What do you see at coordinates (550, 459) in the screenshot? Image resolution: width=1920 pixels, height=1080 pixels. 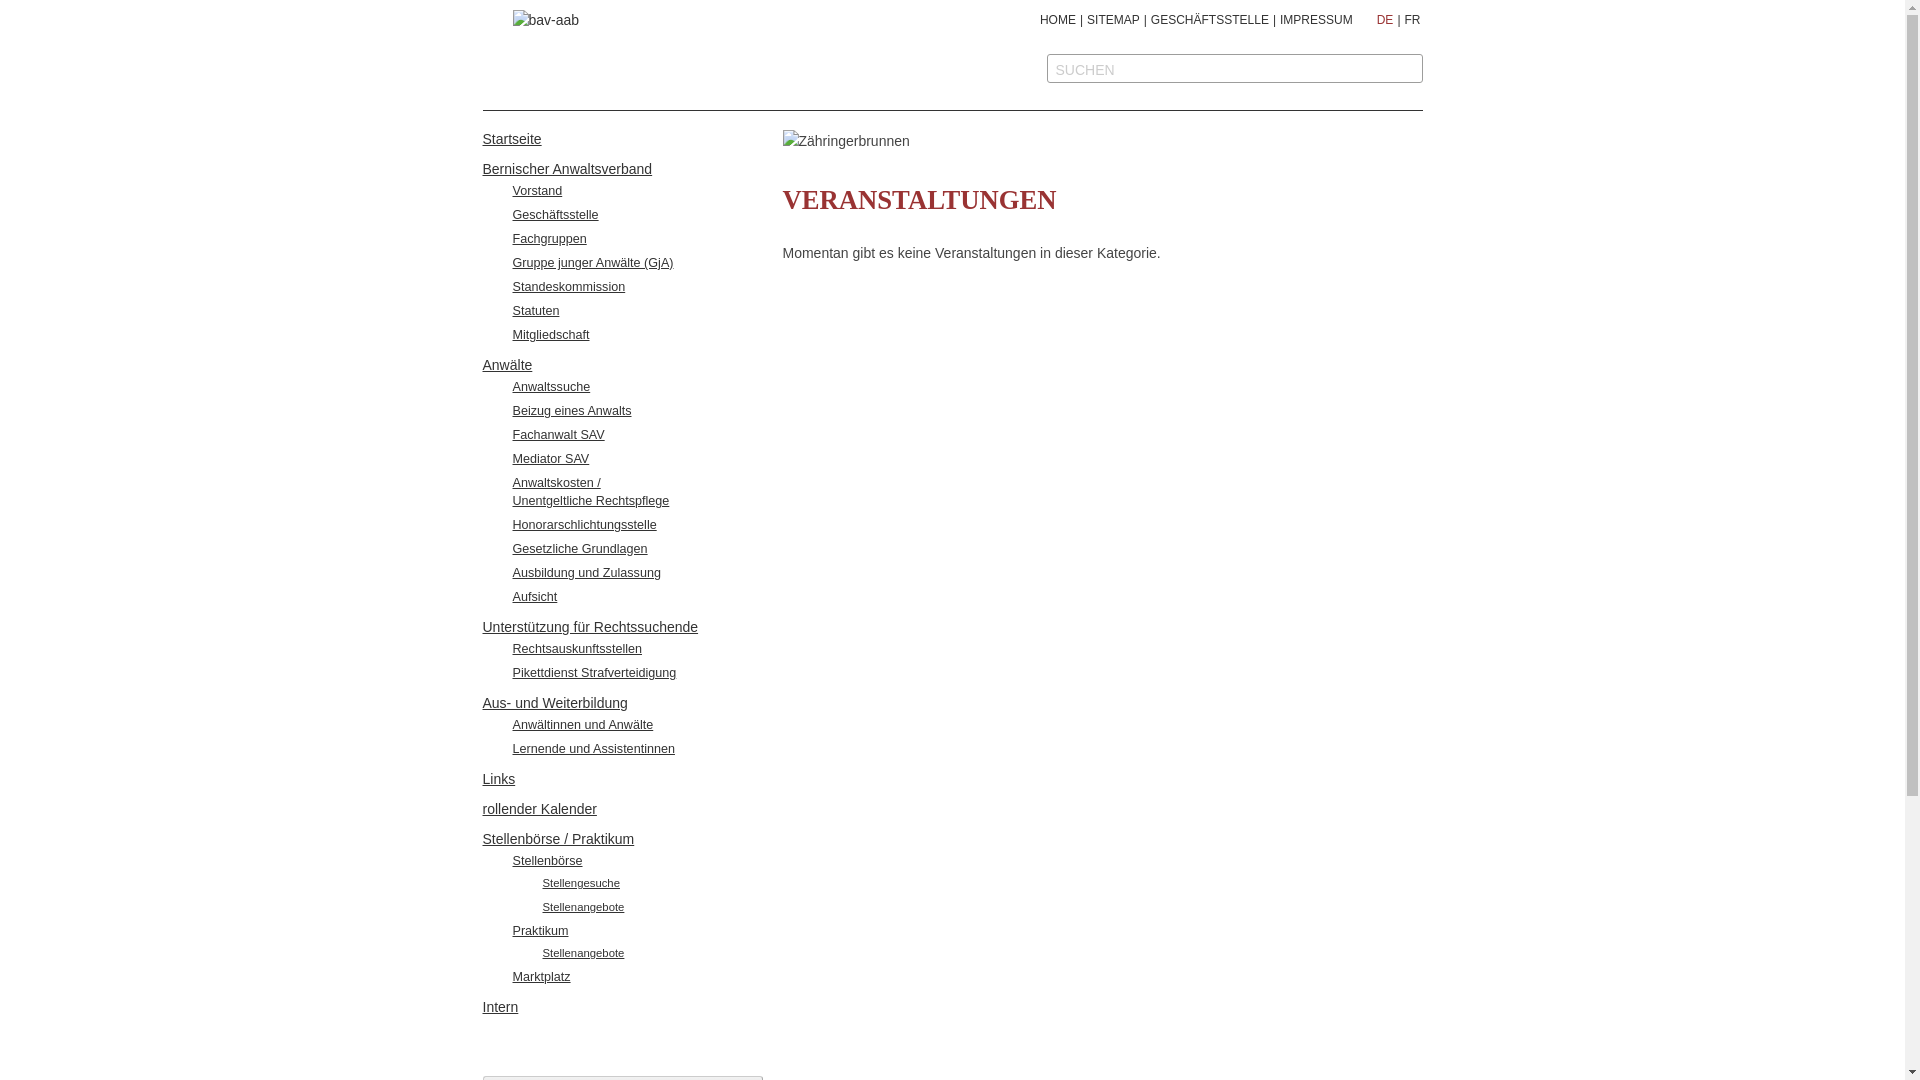 I see `'Mediator SAV'` at bounding box center [550, 459].